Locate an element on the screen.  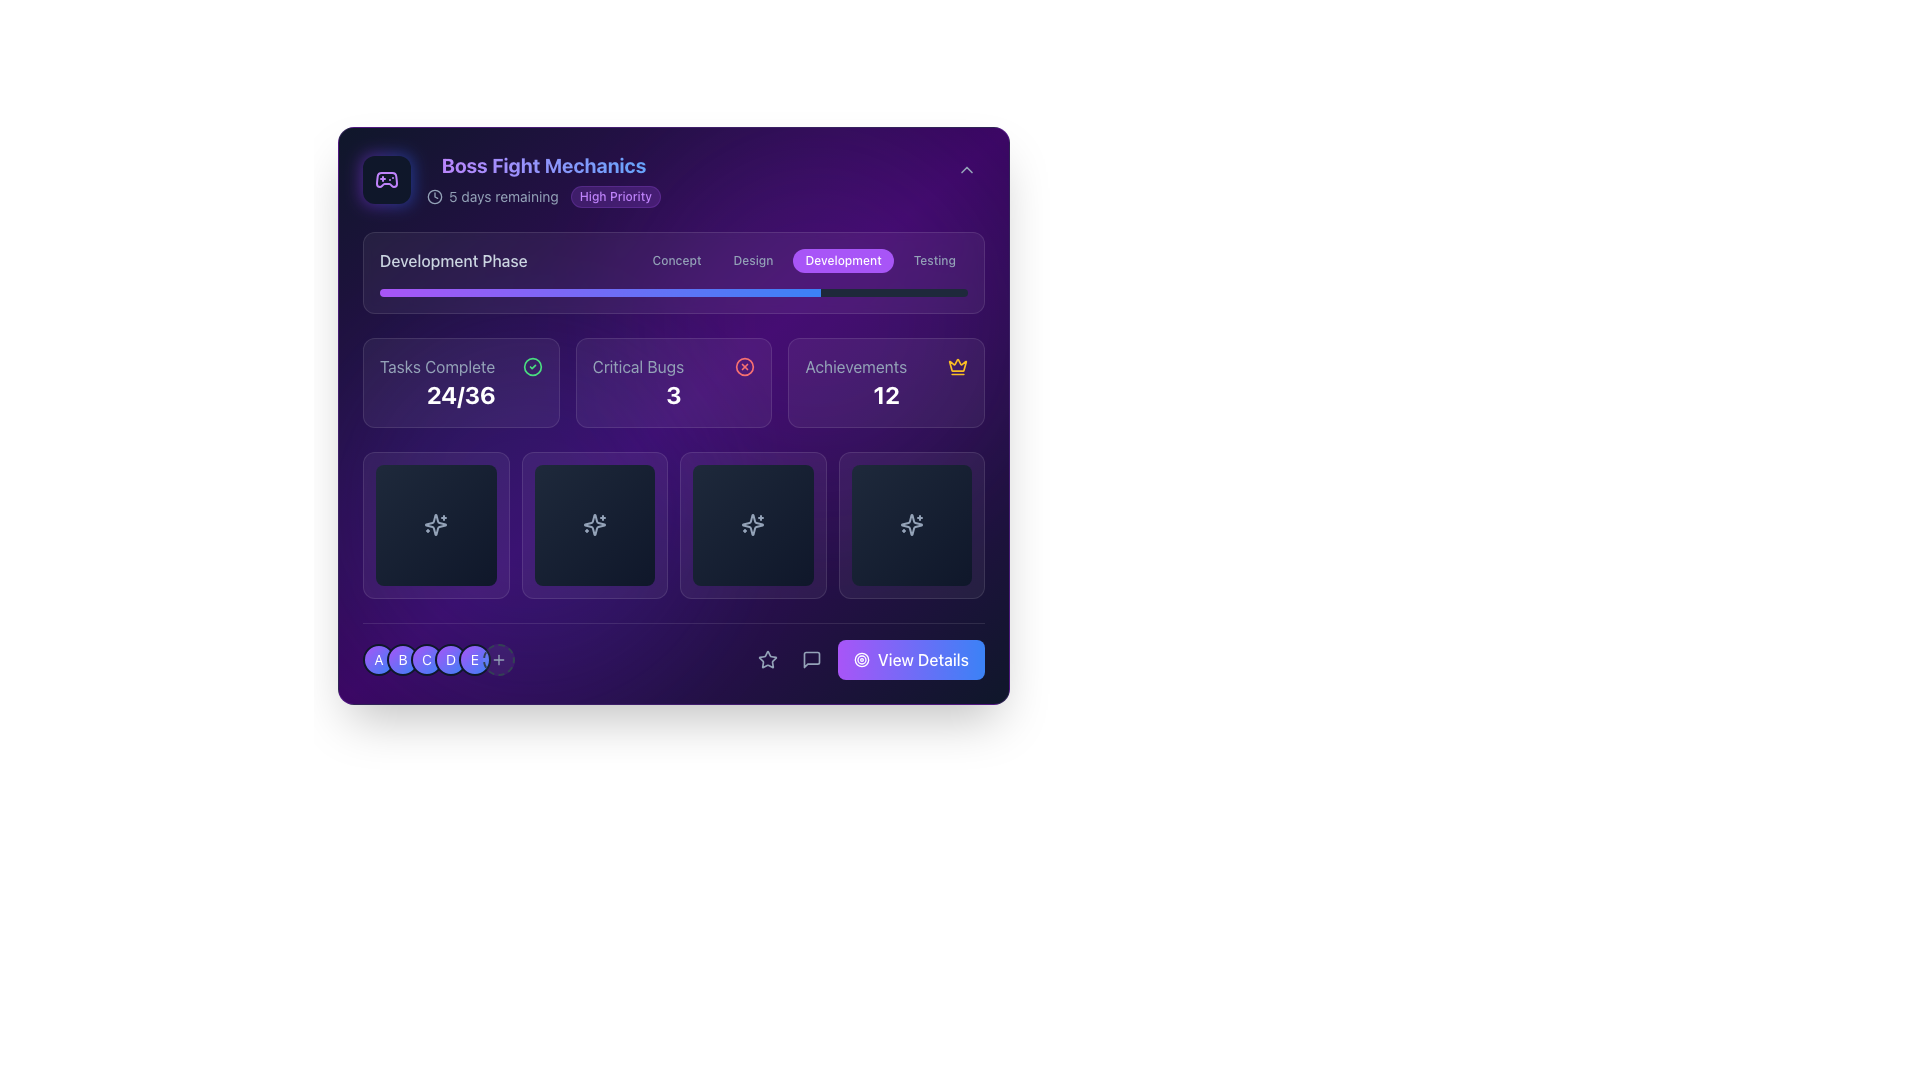
the decorative star icon located above the 'View Details' button is located at coordinates (767, 659).